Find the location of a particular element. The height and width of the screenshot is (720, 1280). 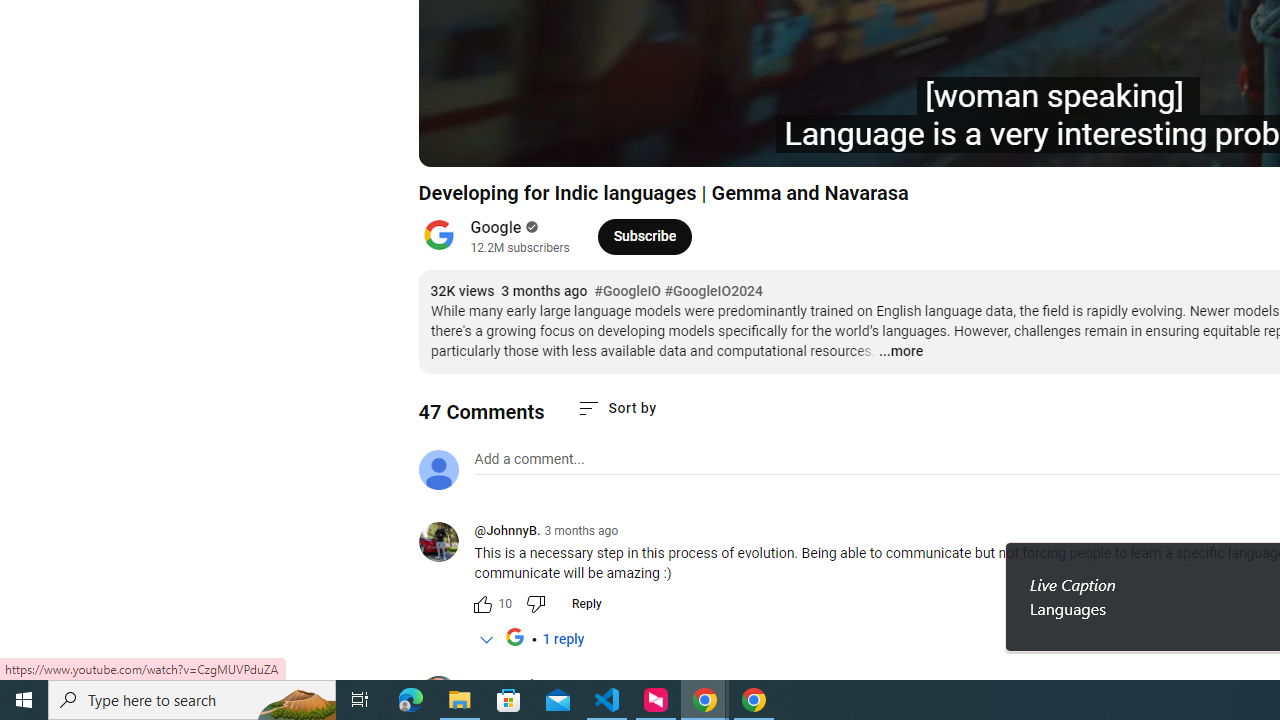

'Like this comment along with 10 other people' is located at coordinates (482, 603).